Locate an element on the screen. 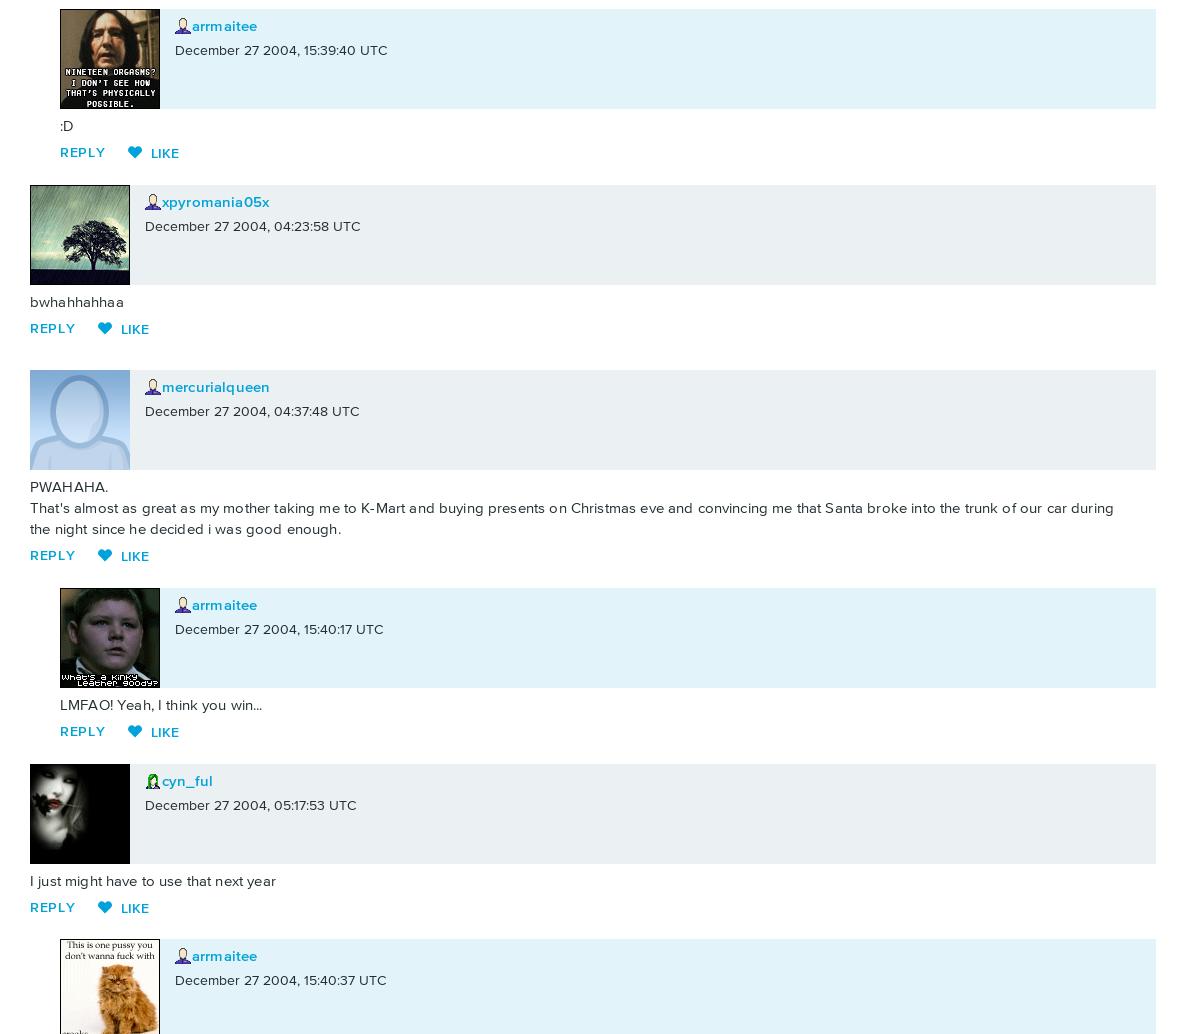 The width and height of the screenshot is (1186, 1034). 'December 27 2004, 04:37:48 UTC' is located at coordinates (251, 411).